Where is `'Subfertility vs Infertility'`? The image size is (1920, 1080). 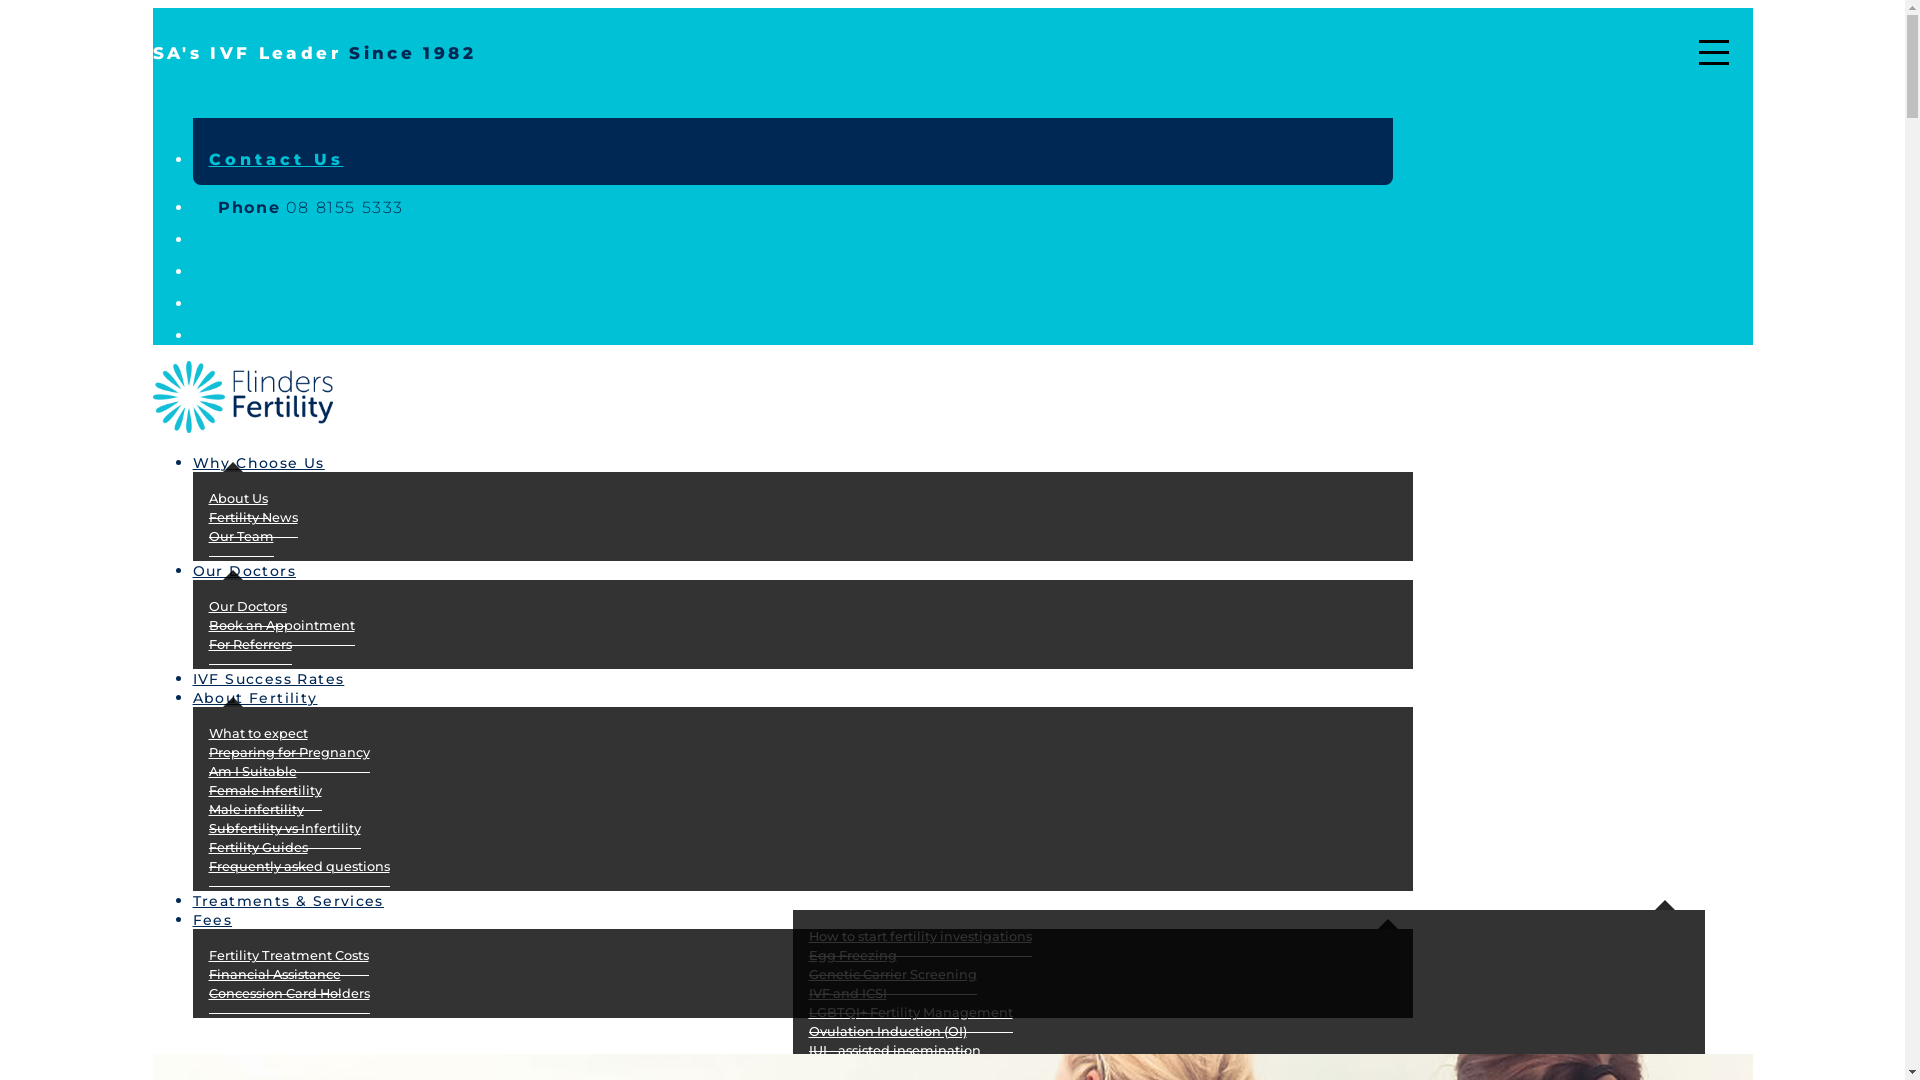 'Subfertility vs Infertility' is located at coordinates (207, 829).